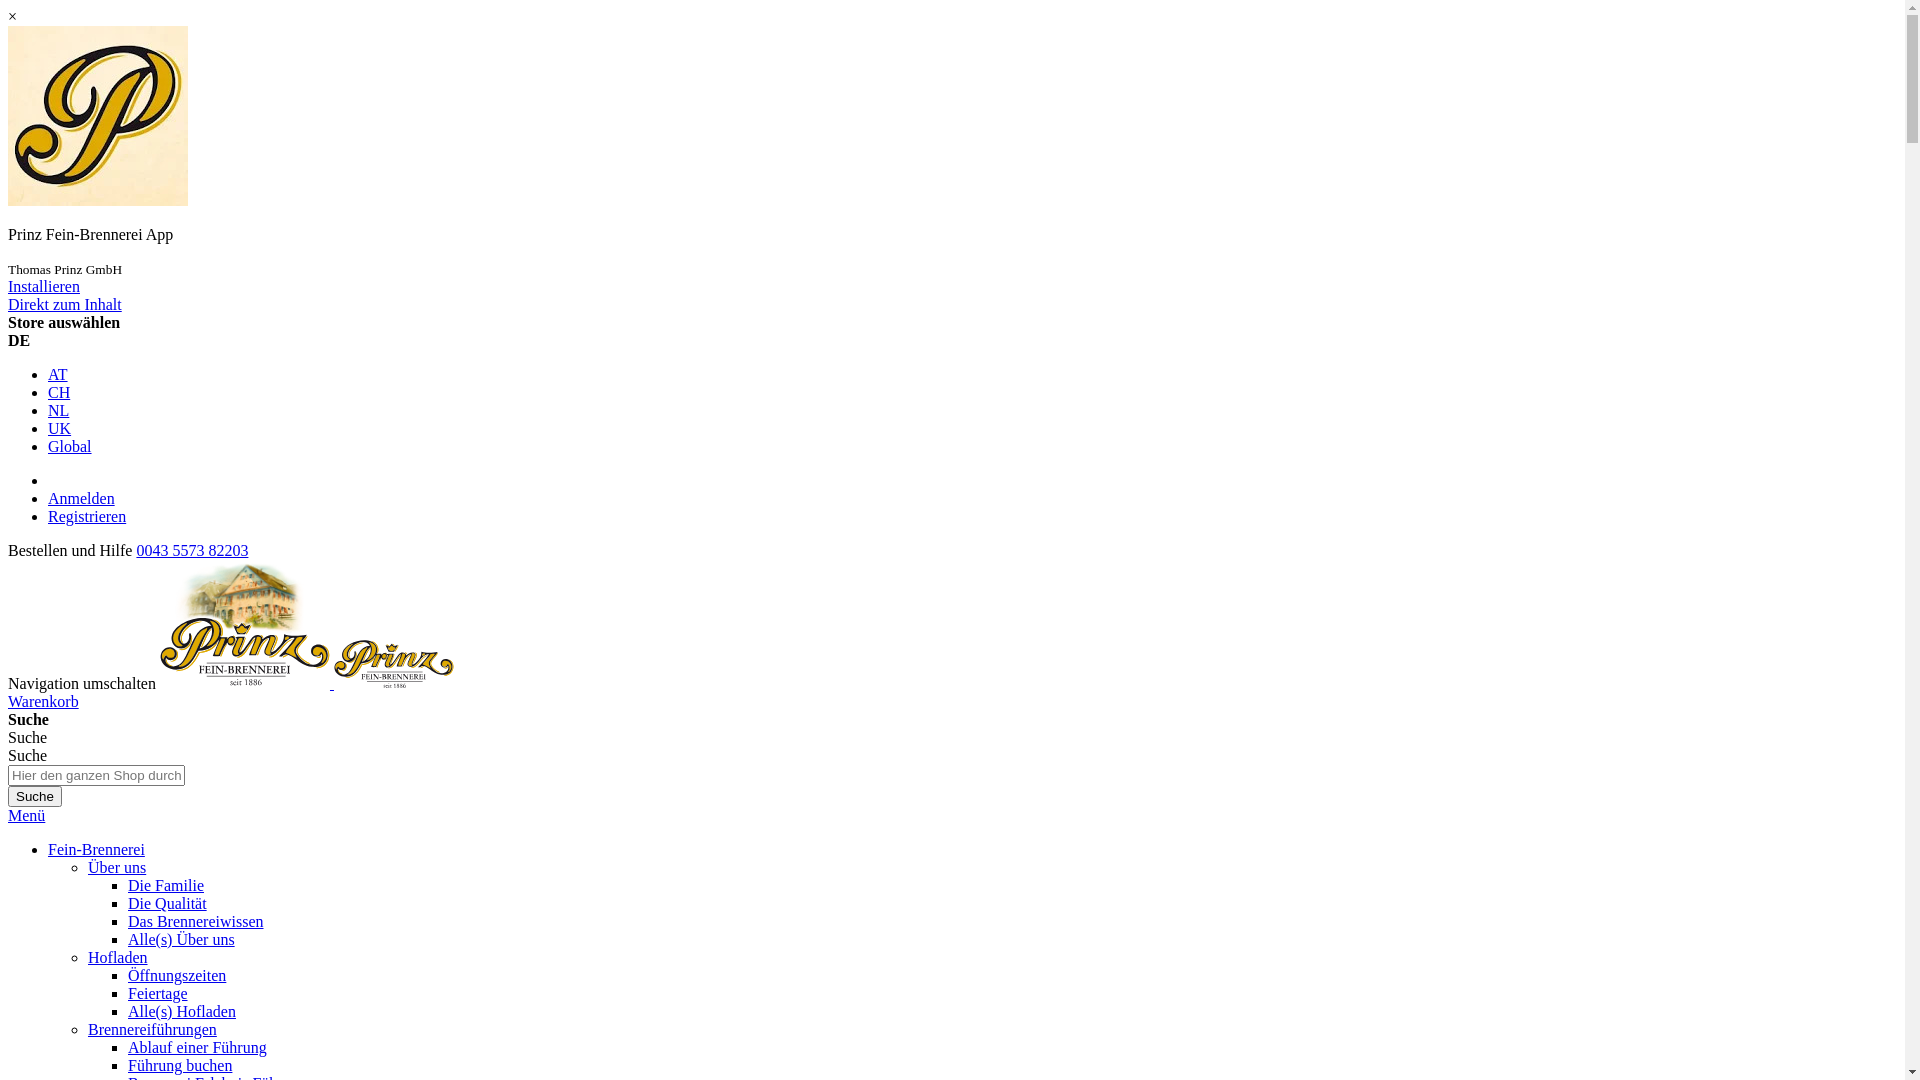 The width and height of the screenshot is (1920, 1080). I want to click on '0043 5573 82203', so click(192, 550).